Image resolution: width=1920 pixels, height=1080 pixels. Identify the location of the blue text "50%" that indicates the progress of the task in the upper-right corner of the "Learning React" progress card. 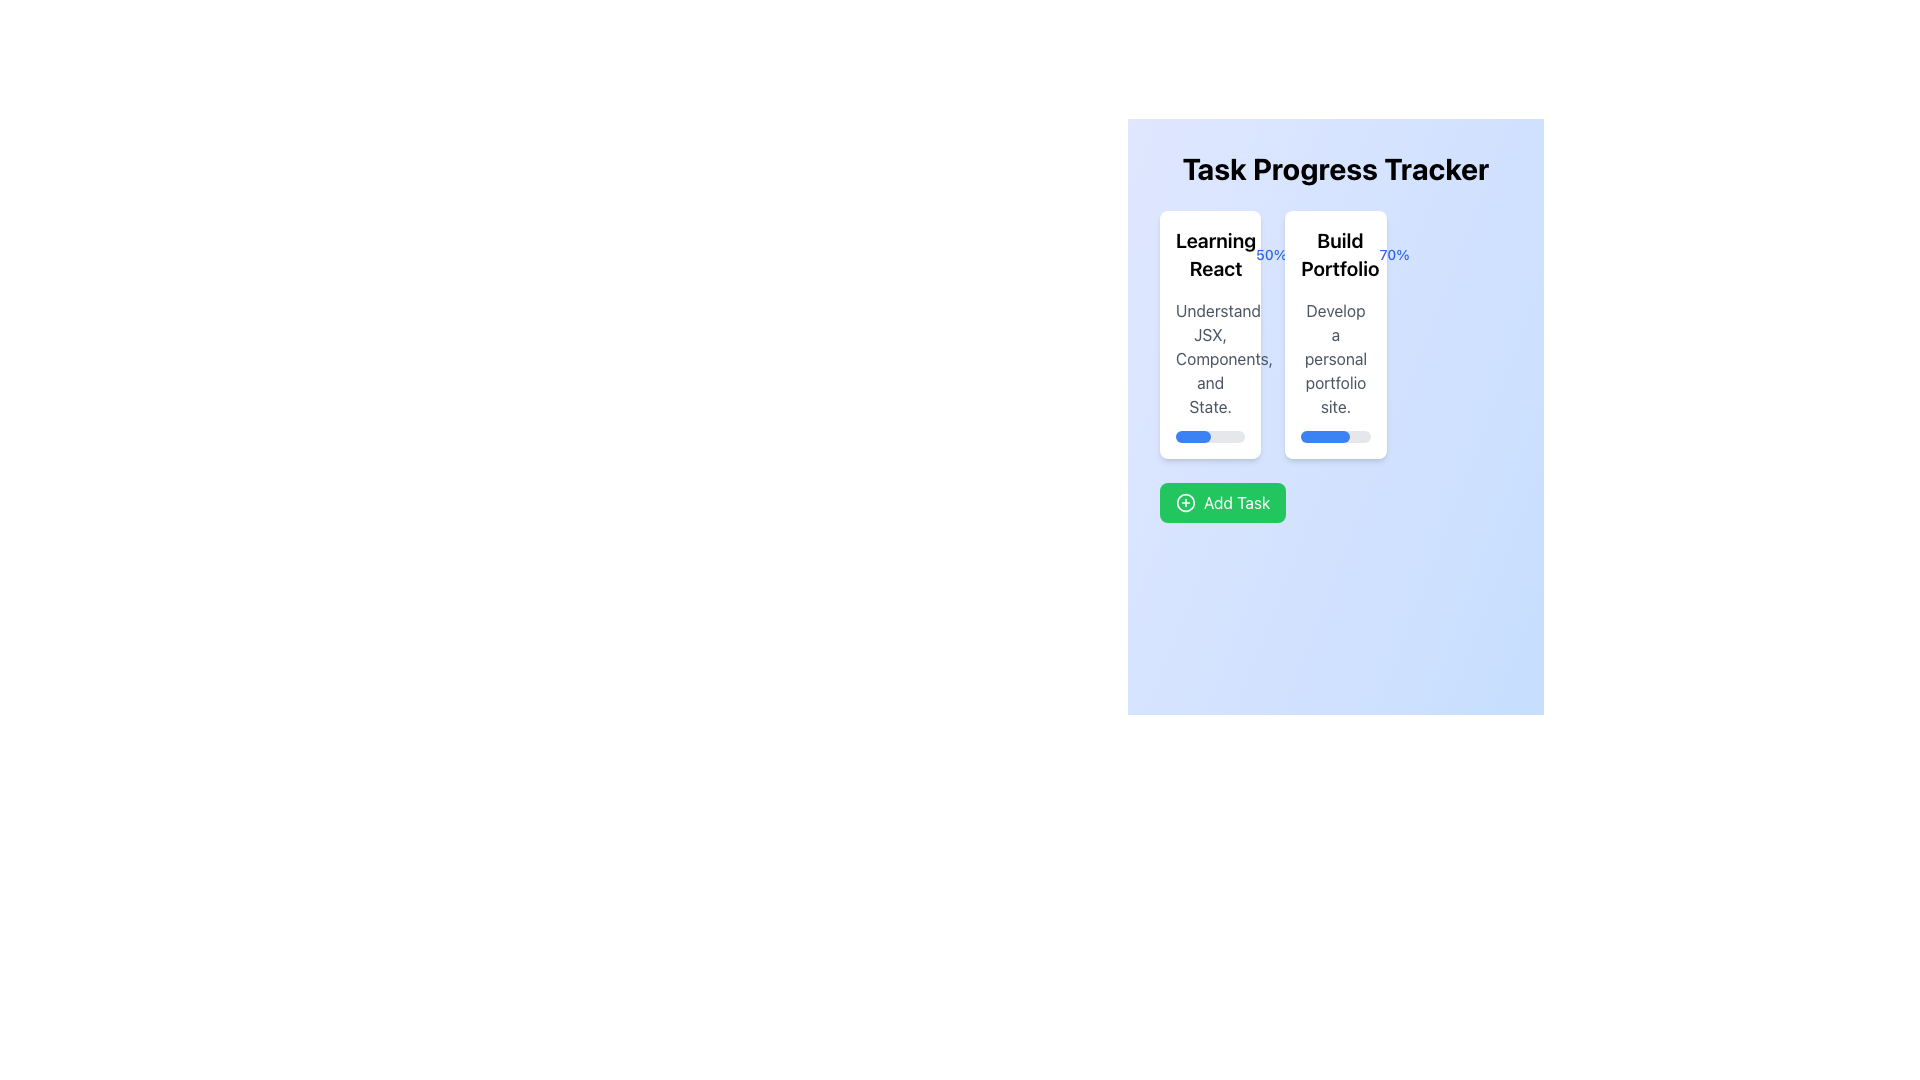
(1270, 253).